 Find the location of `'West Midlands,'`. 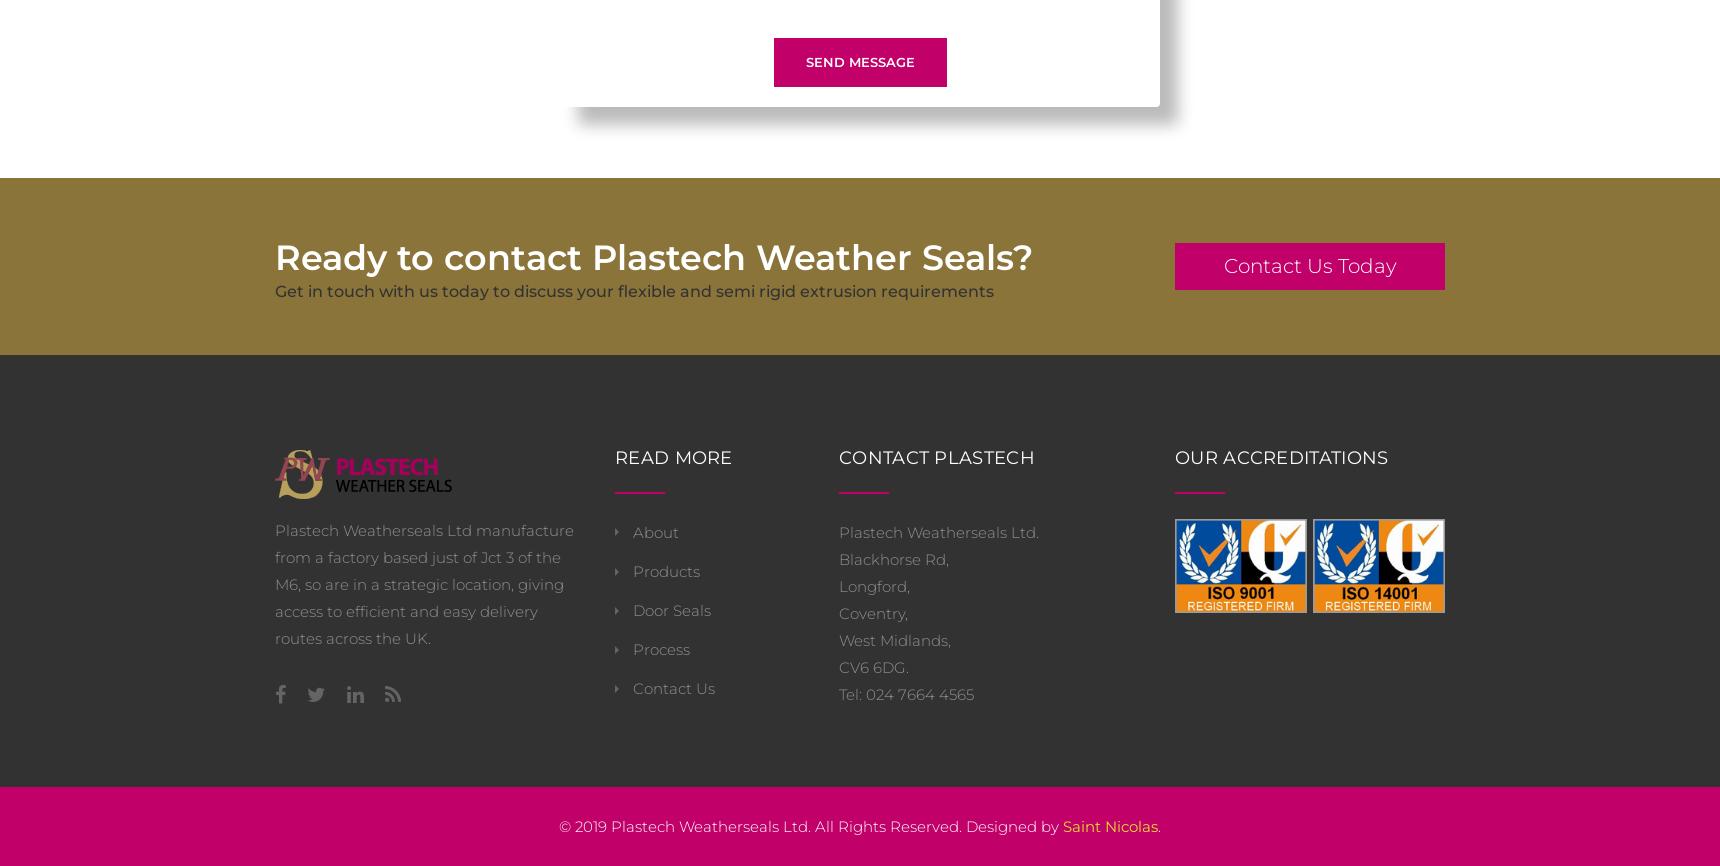

'West Midlands,' is located at coordinates (893, 640).